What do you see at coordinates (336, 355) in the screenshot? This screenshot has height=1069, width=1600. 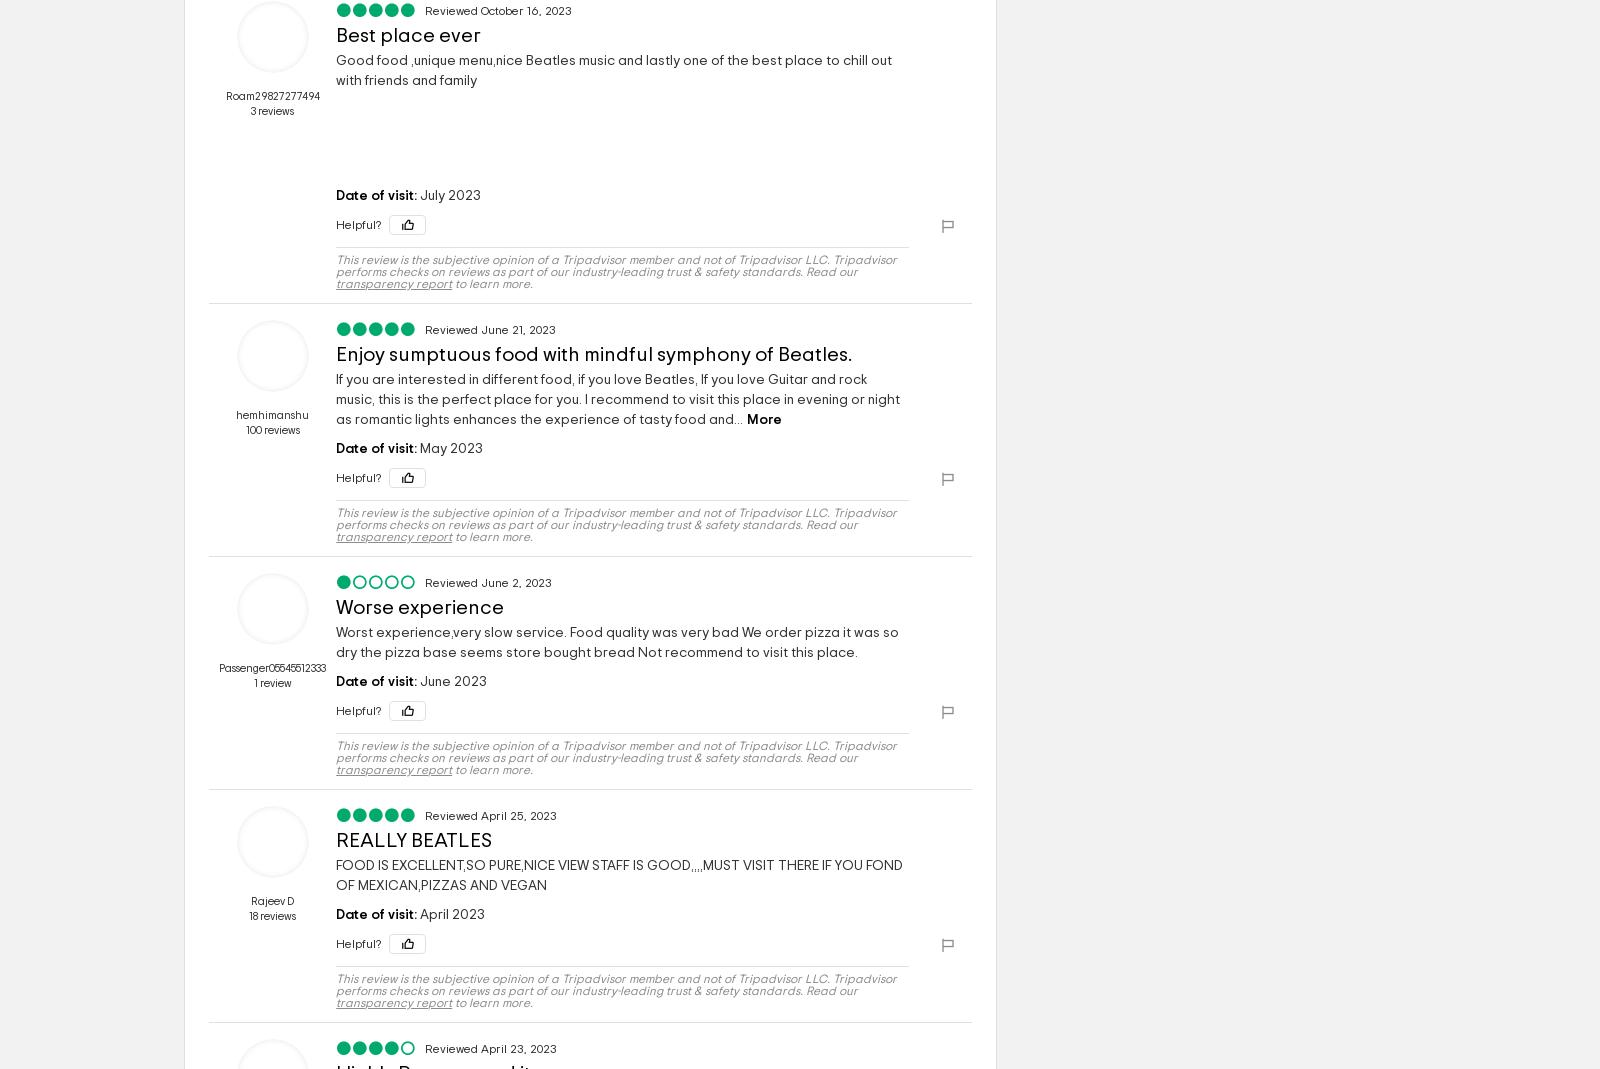 I see `'Enjoy sumptuous  food with mindful symphony of Beatles.'` at bounding box center [336, 355].